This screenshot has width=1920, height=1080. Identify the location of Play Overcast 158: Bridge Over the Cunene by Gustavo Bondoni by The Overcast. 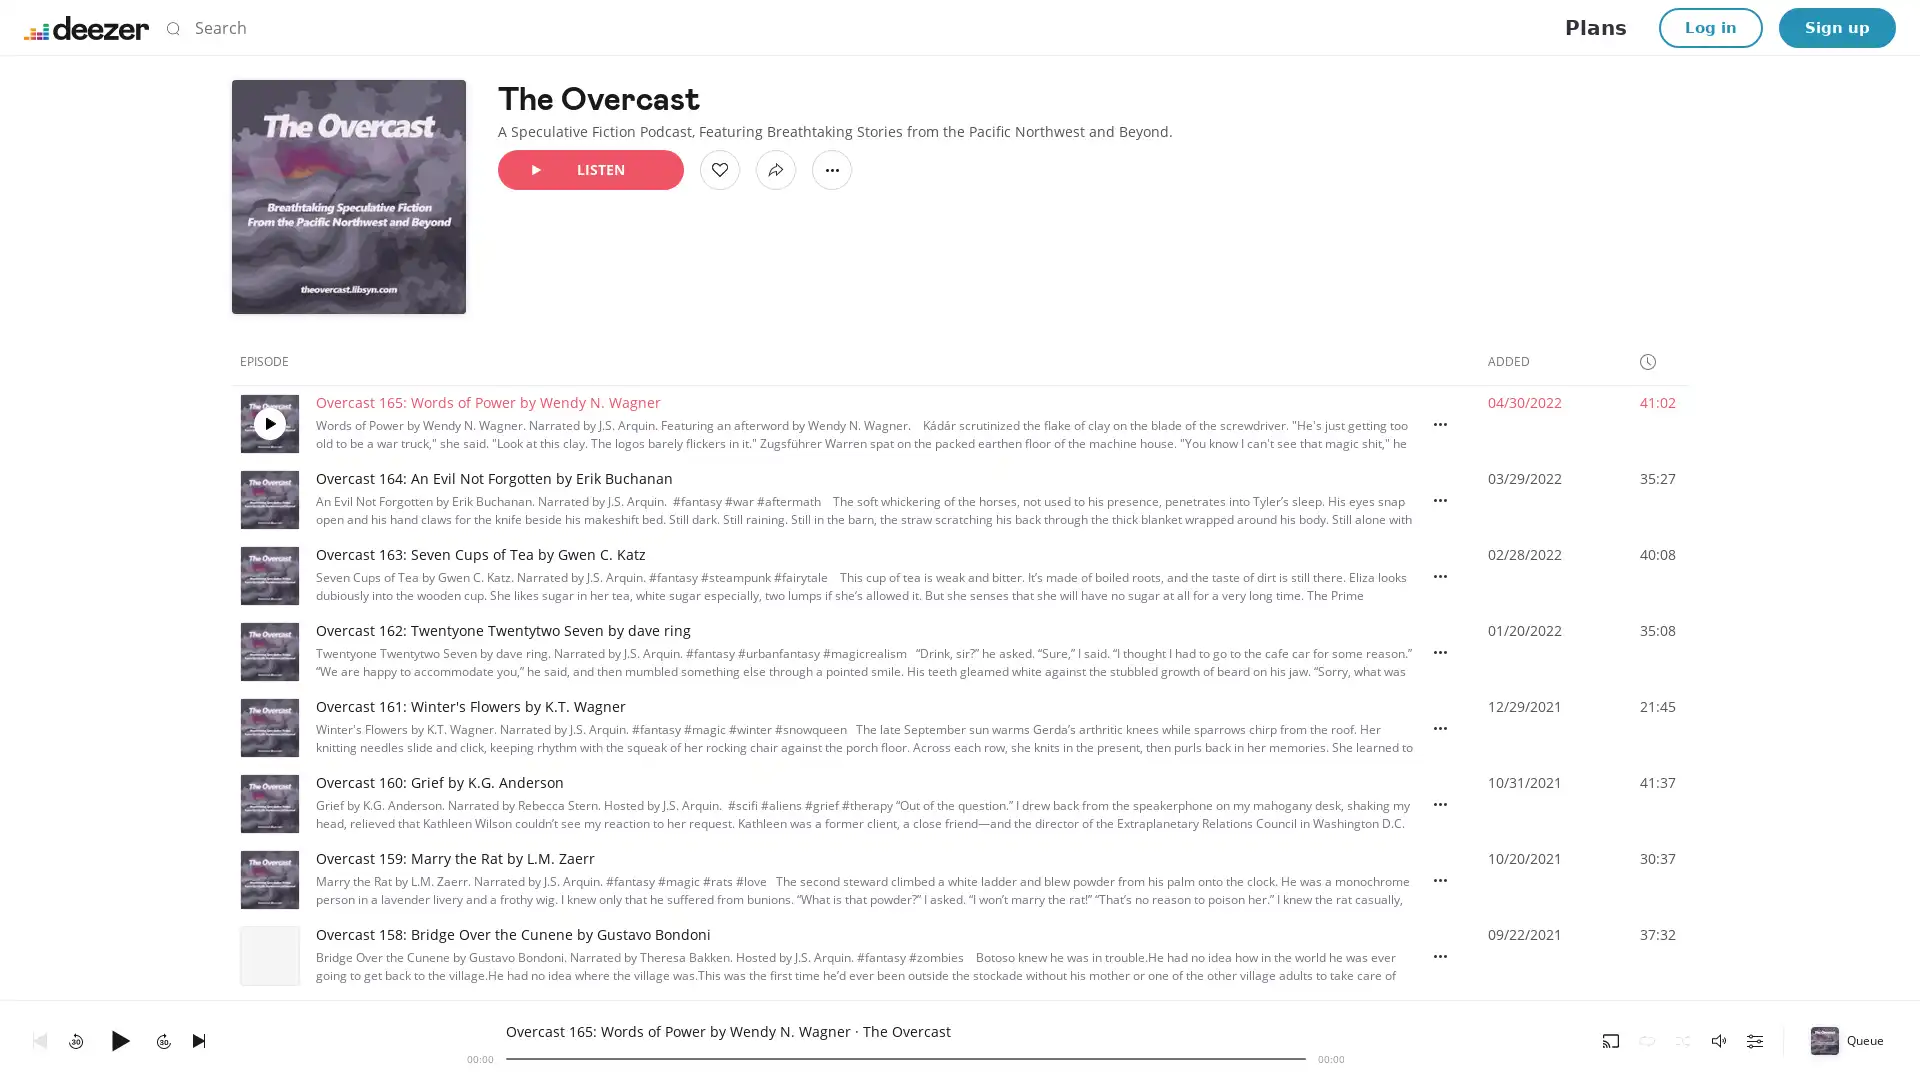
(268, 955).